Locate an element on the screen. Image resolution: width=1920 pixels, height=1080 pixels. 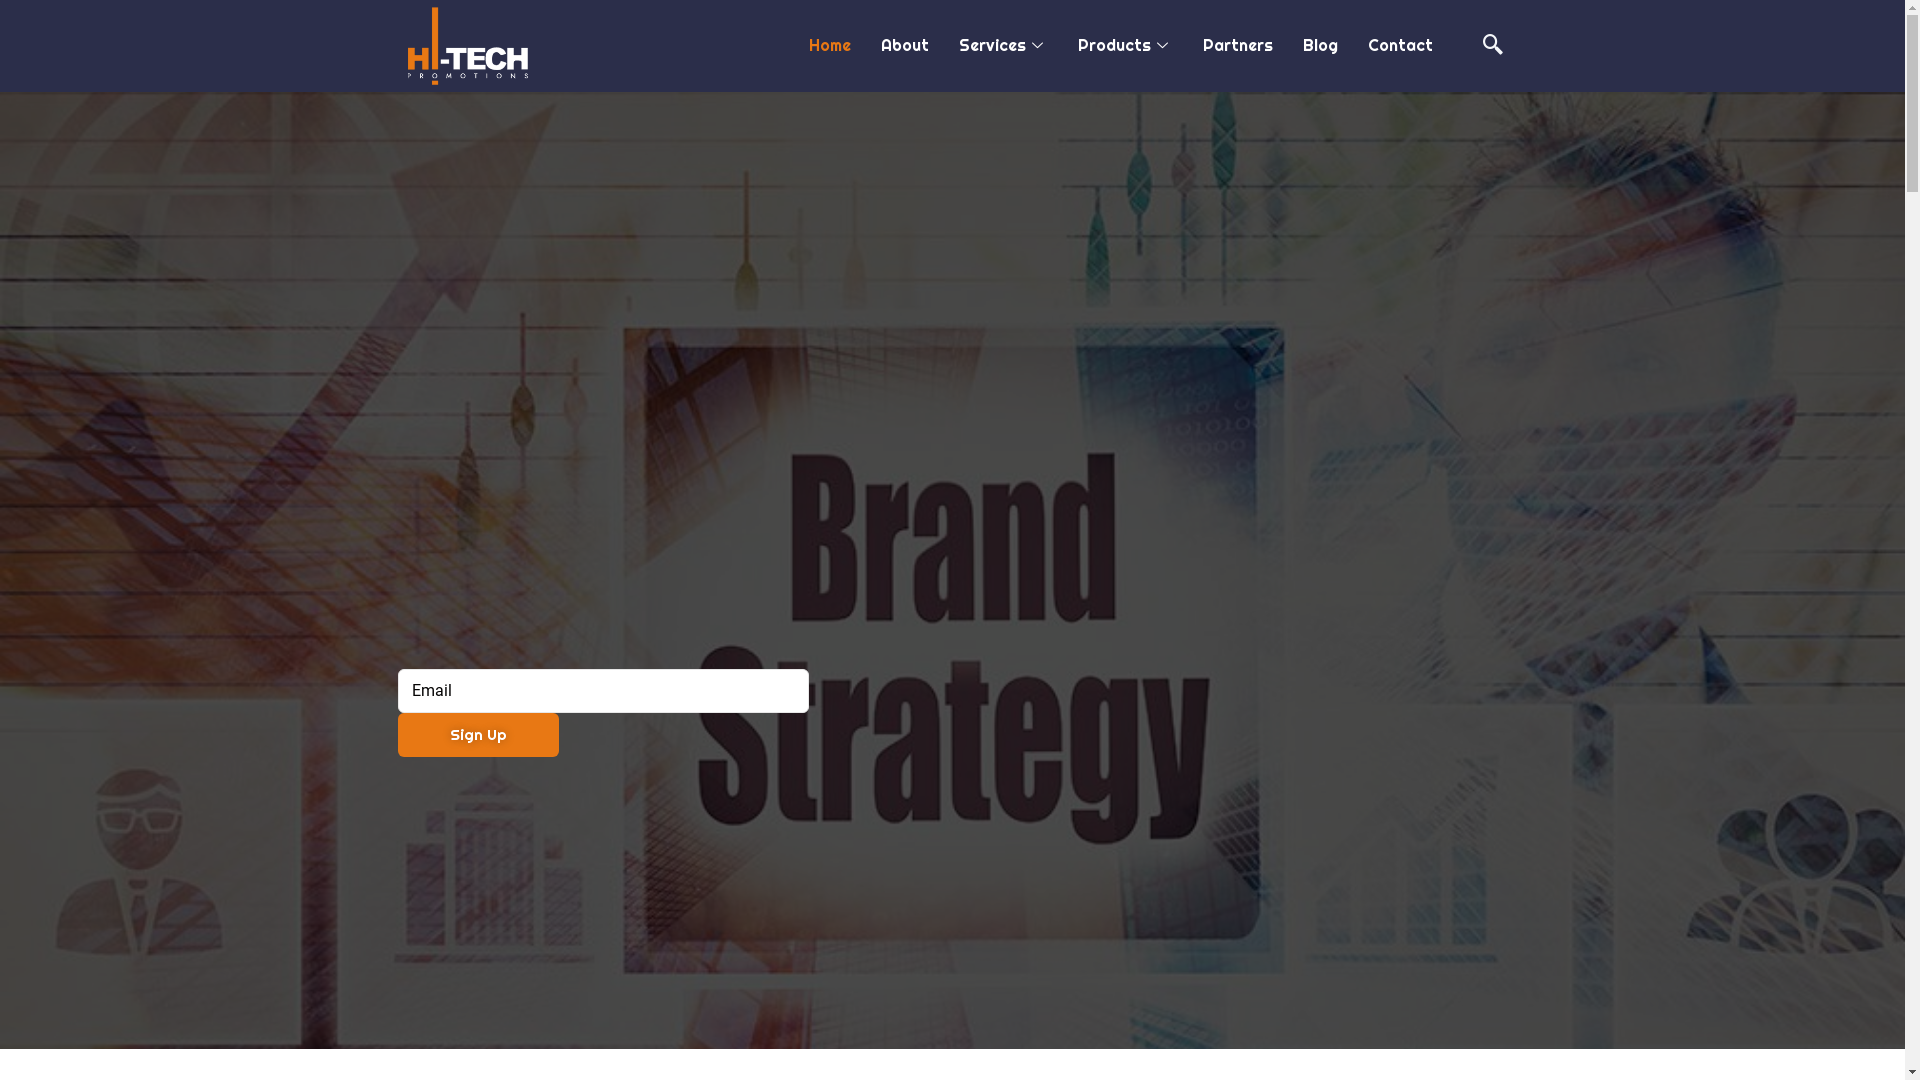
'Partners' is located at coordinates (1188, 45).